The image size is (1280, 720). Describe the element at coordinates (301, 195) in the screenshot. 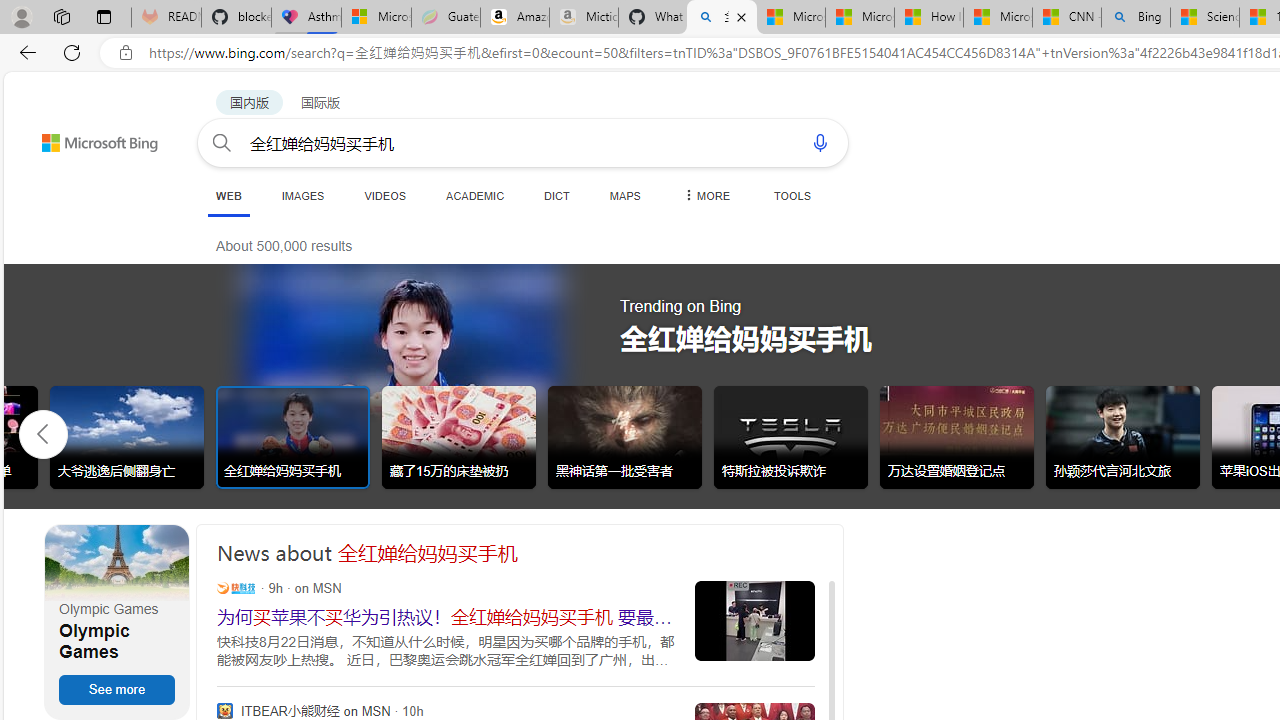

I see `'IMAGES'` at that location.